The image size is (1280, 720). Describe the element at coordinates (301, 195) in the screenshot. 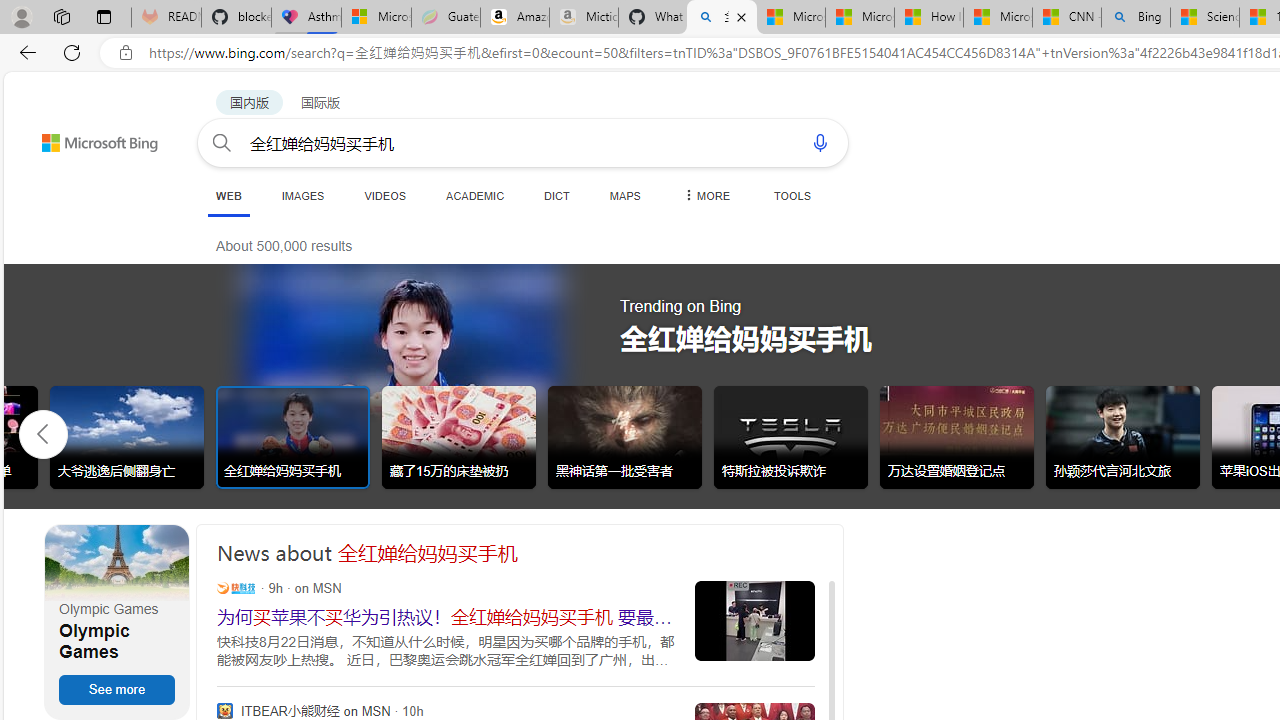

I see `'IMAGES'` at that location.